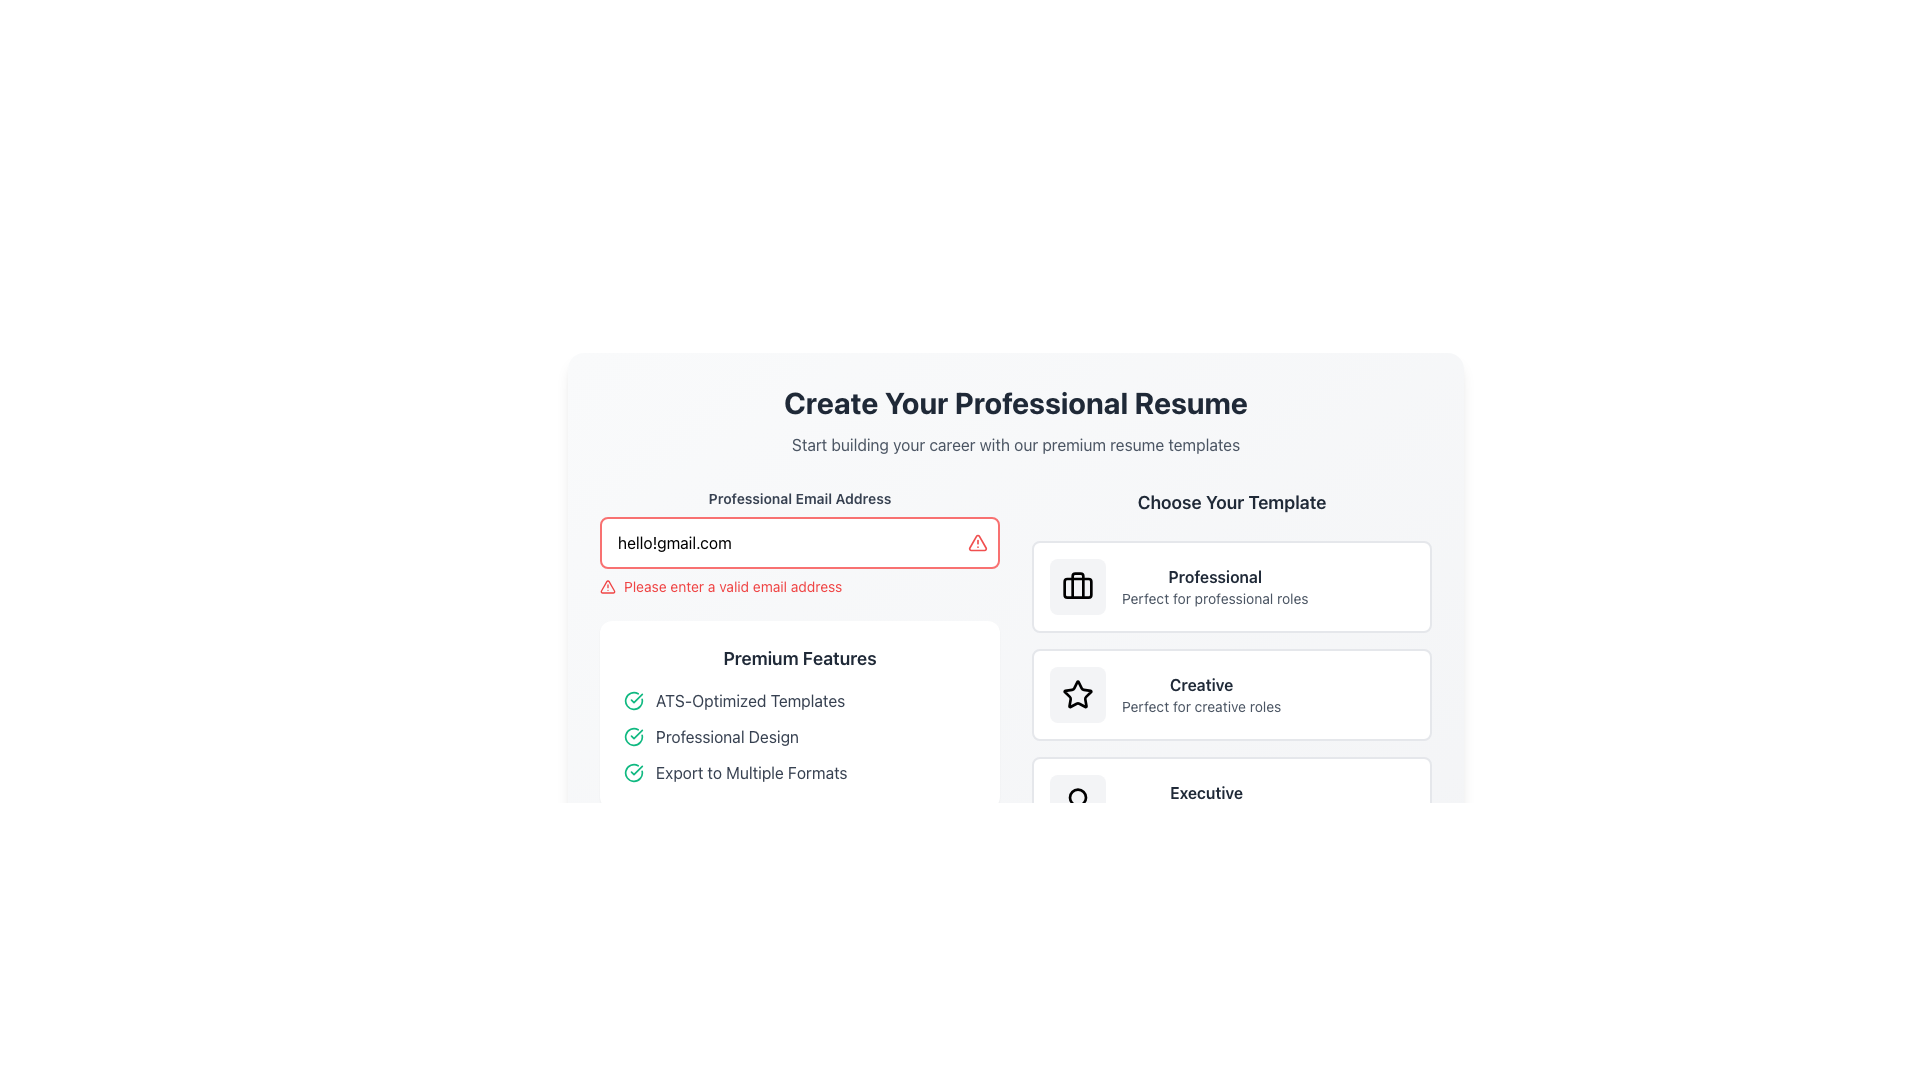 The height and width of the screenshot is (1080, 1920). What do you see at coordinates (1205, 801) in the screenshot?
I see `textual content of the selectable template option titled 'Executive' located in the 'Choose Your Template' section at the bottom of the list` at bounding box center [1205, 801].